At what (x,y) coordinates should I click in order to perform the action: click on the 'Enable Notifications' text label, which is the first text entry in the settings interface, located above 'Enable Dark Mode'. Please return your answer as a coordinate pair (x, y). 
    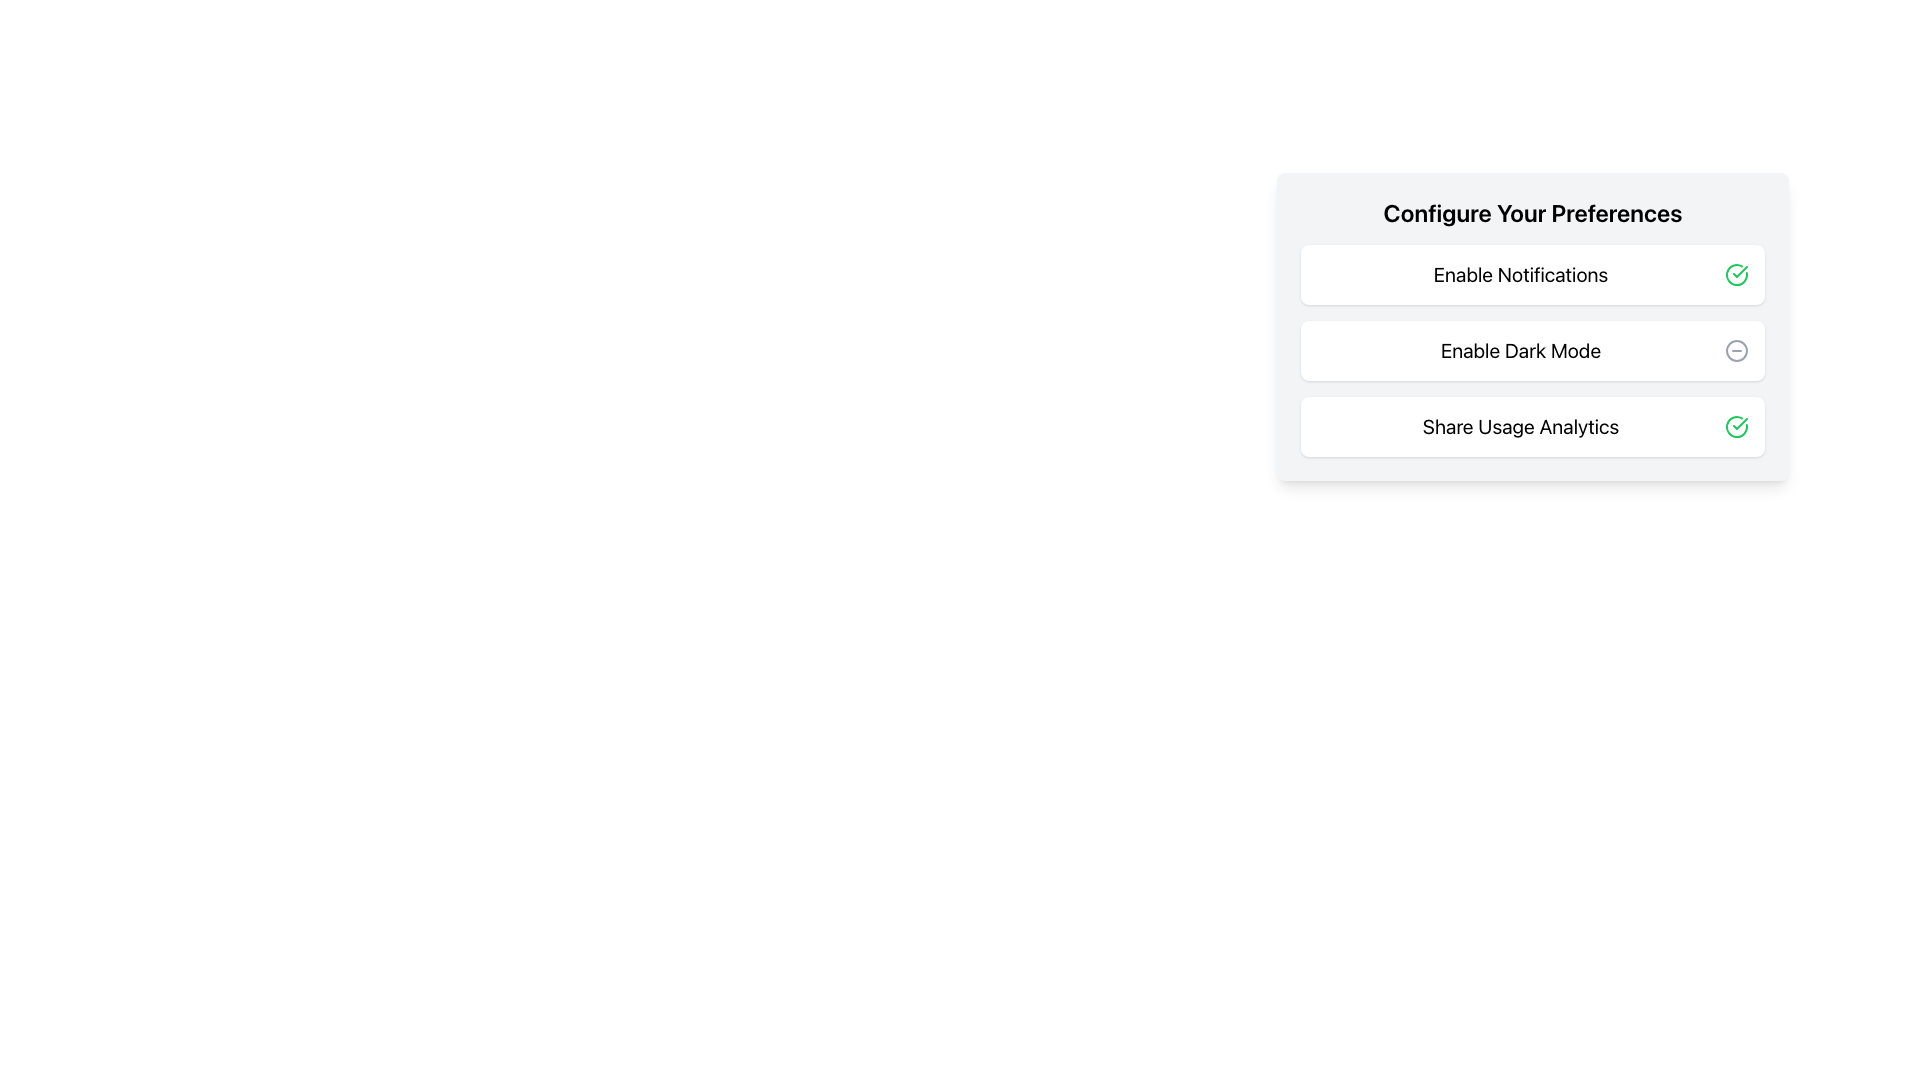
    Looking at the image, I should click on (1520, 274).